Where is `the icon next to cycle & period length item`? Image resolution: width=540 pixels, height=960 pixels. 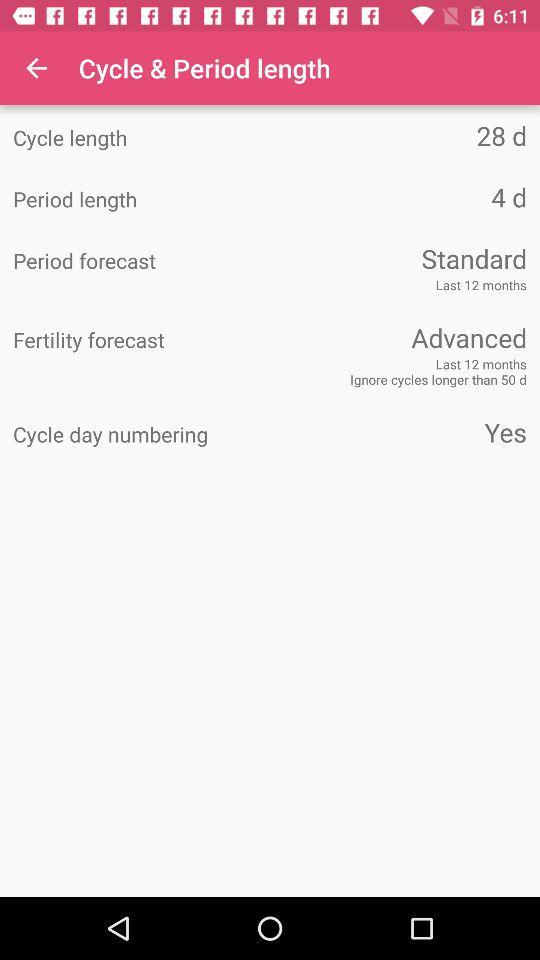 the icon next to cycle & period length item is located at coordinates (36, 68).